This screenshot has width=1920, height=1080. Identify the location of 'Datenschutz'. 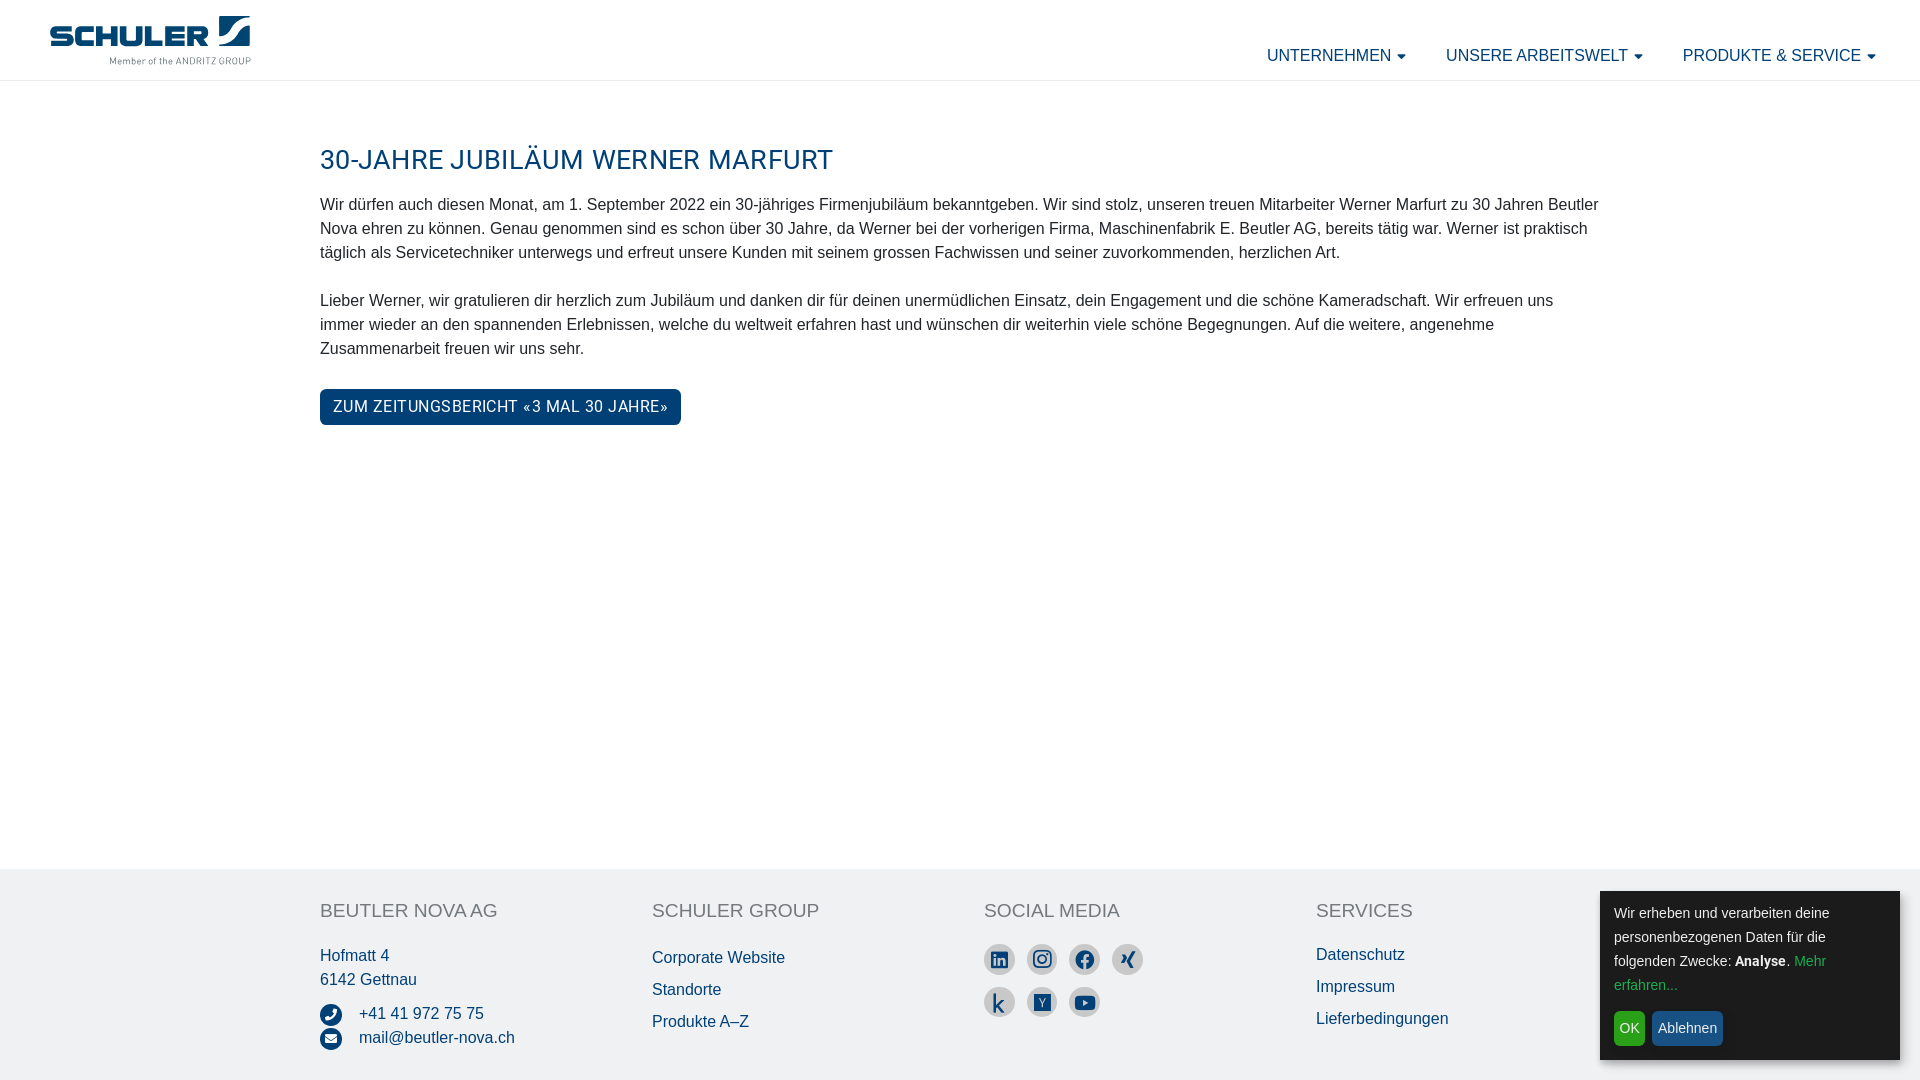
(1360, 953).